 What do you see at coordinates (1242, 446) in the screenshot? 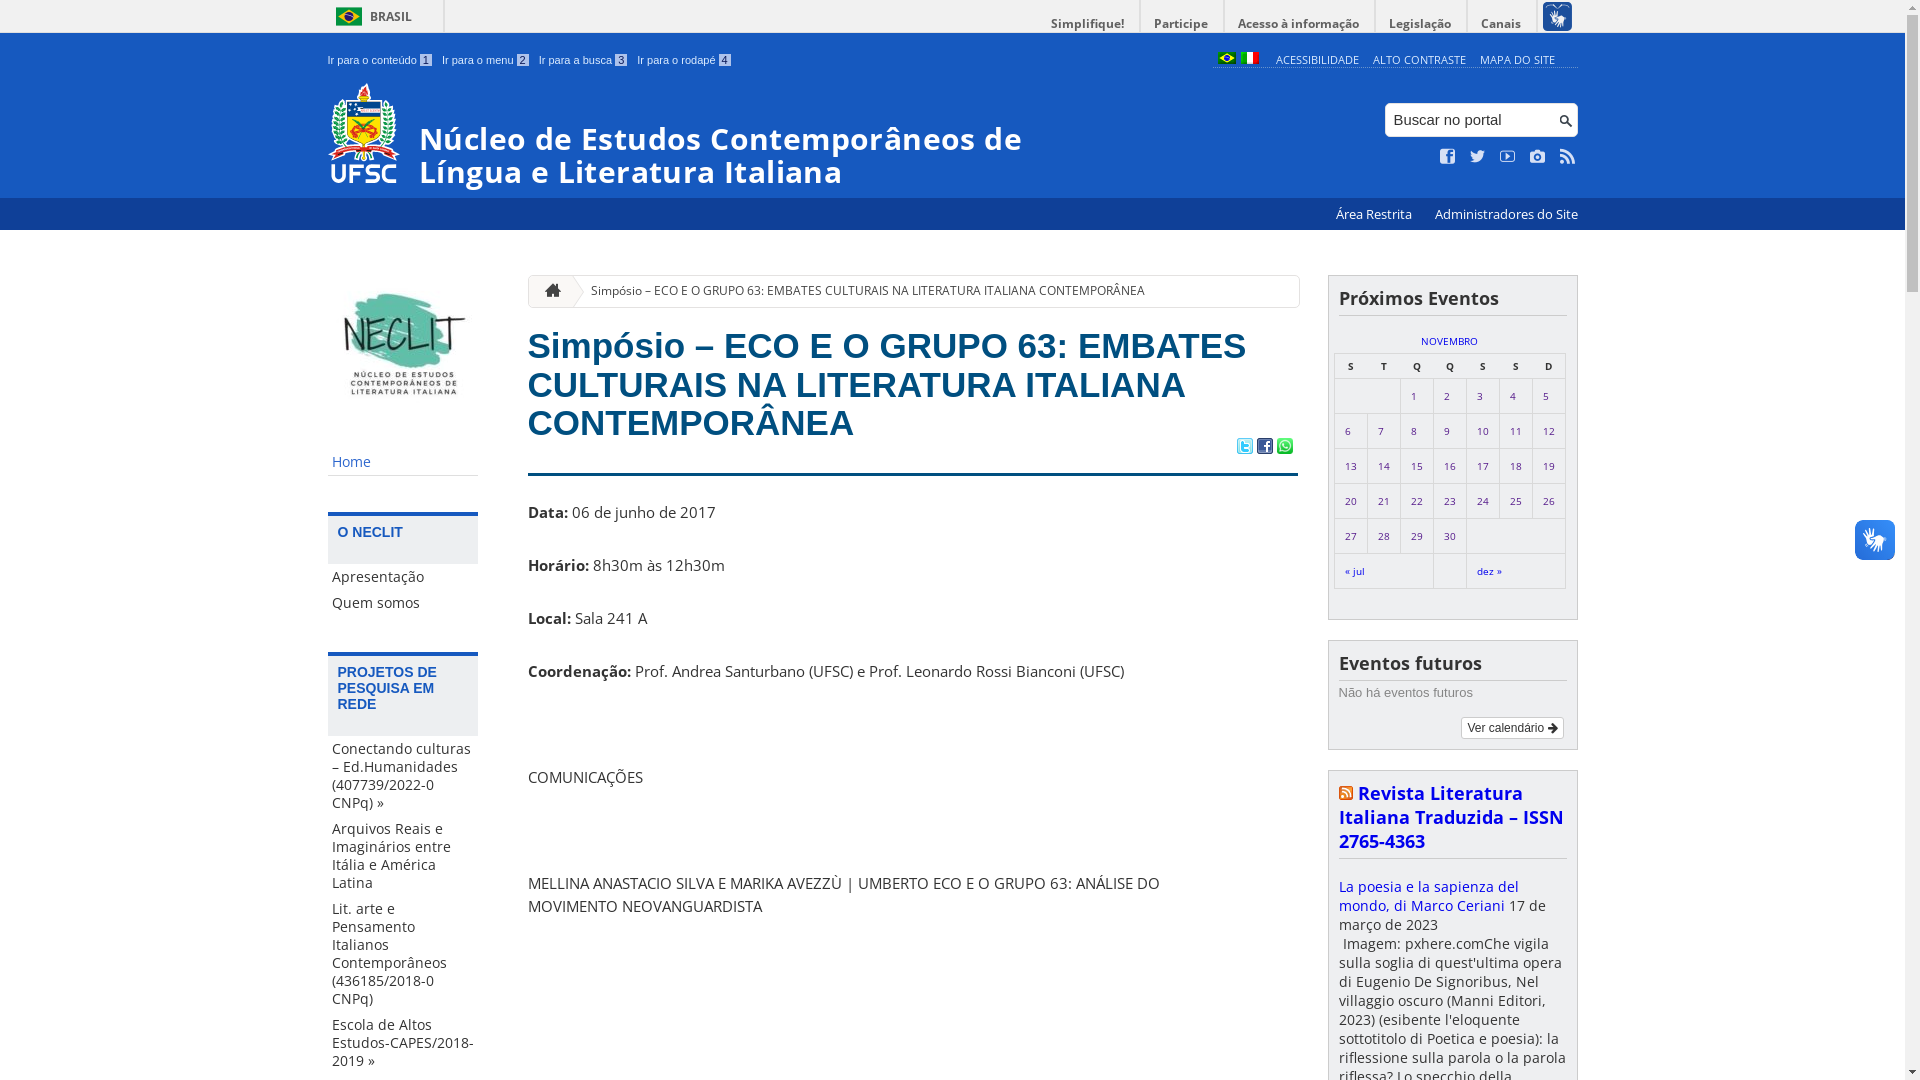
I see `'Compartilhar no Twitter'` at bounding box center [1242, 446].